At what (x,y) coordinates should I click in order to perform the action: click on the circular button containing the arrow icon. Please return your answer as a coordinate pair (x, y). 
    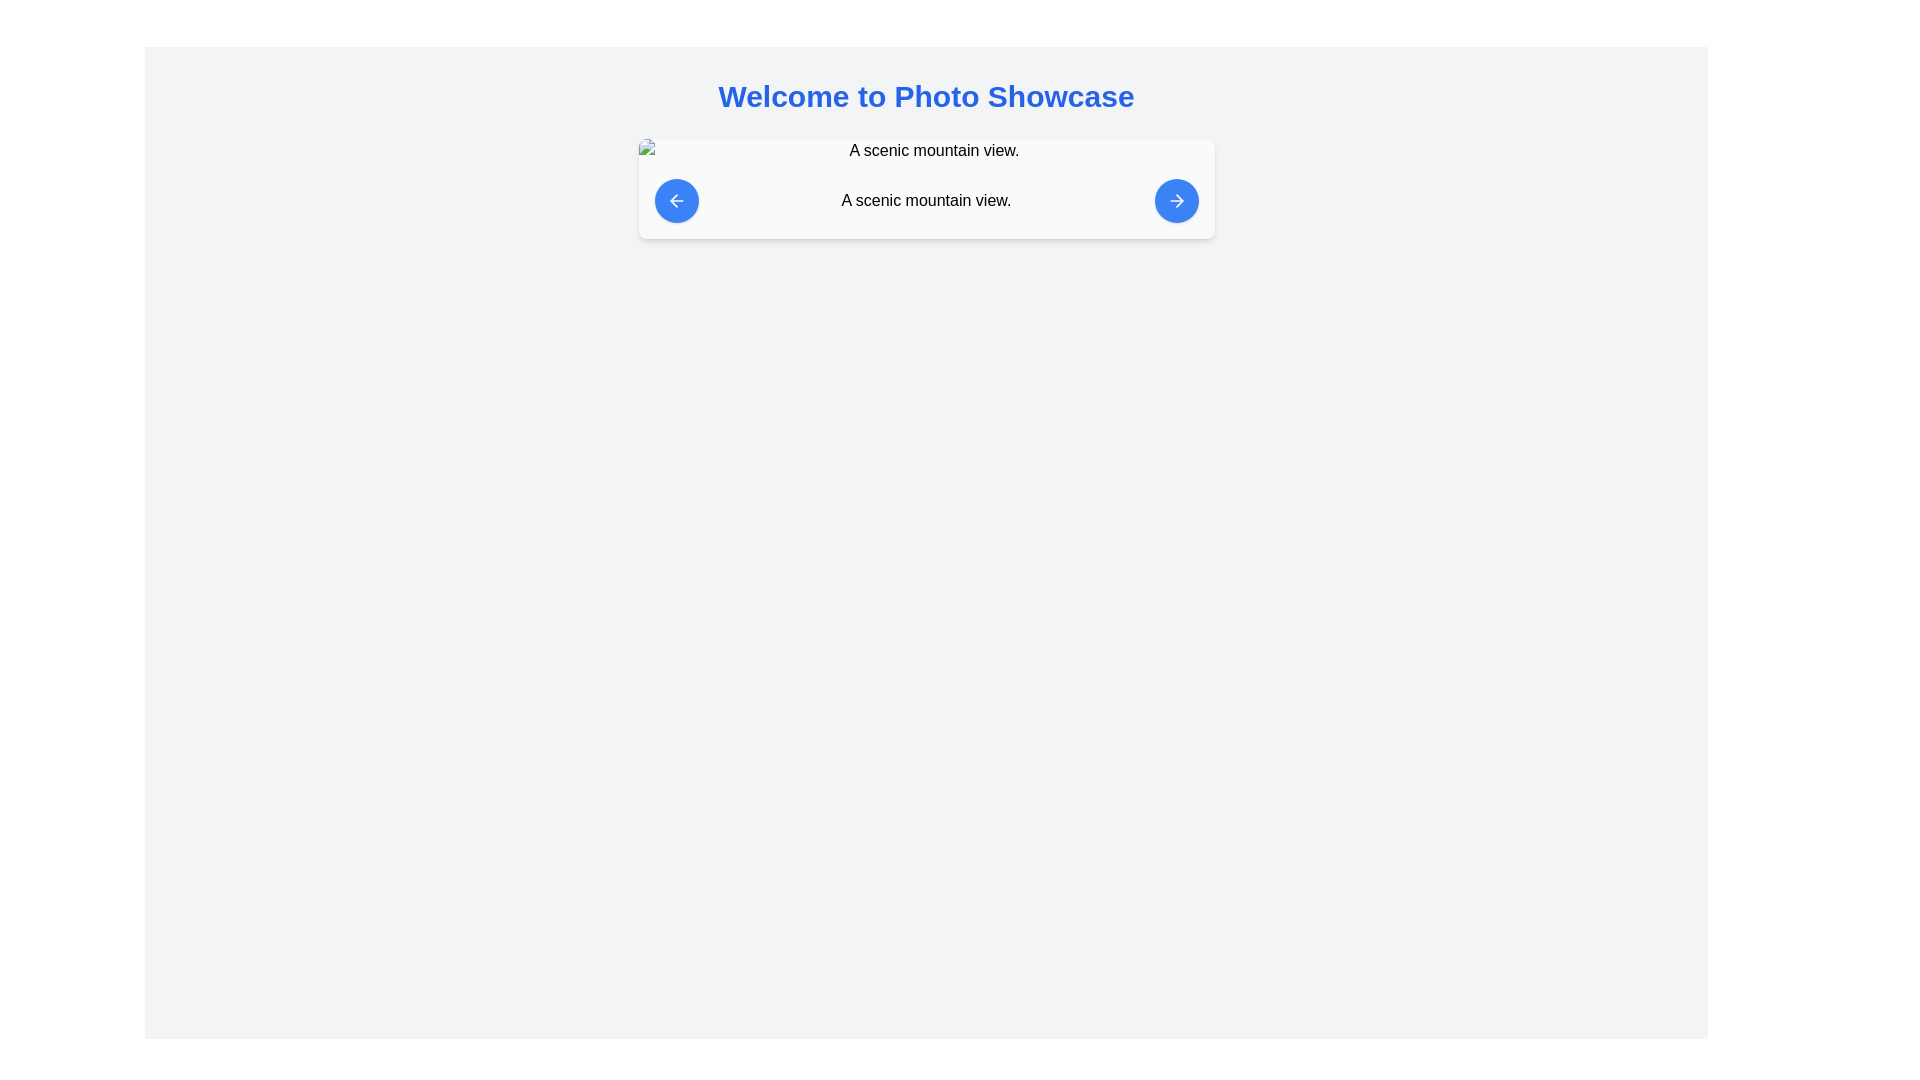
    Looking at the image, I should click on (1176, 200).